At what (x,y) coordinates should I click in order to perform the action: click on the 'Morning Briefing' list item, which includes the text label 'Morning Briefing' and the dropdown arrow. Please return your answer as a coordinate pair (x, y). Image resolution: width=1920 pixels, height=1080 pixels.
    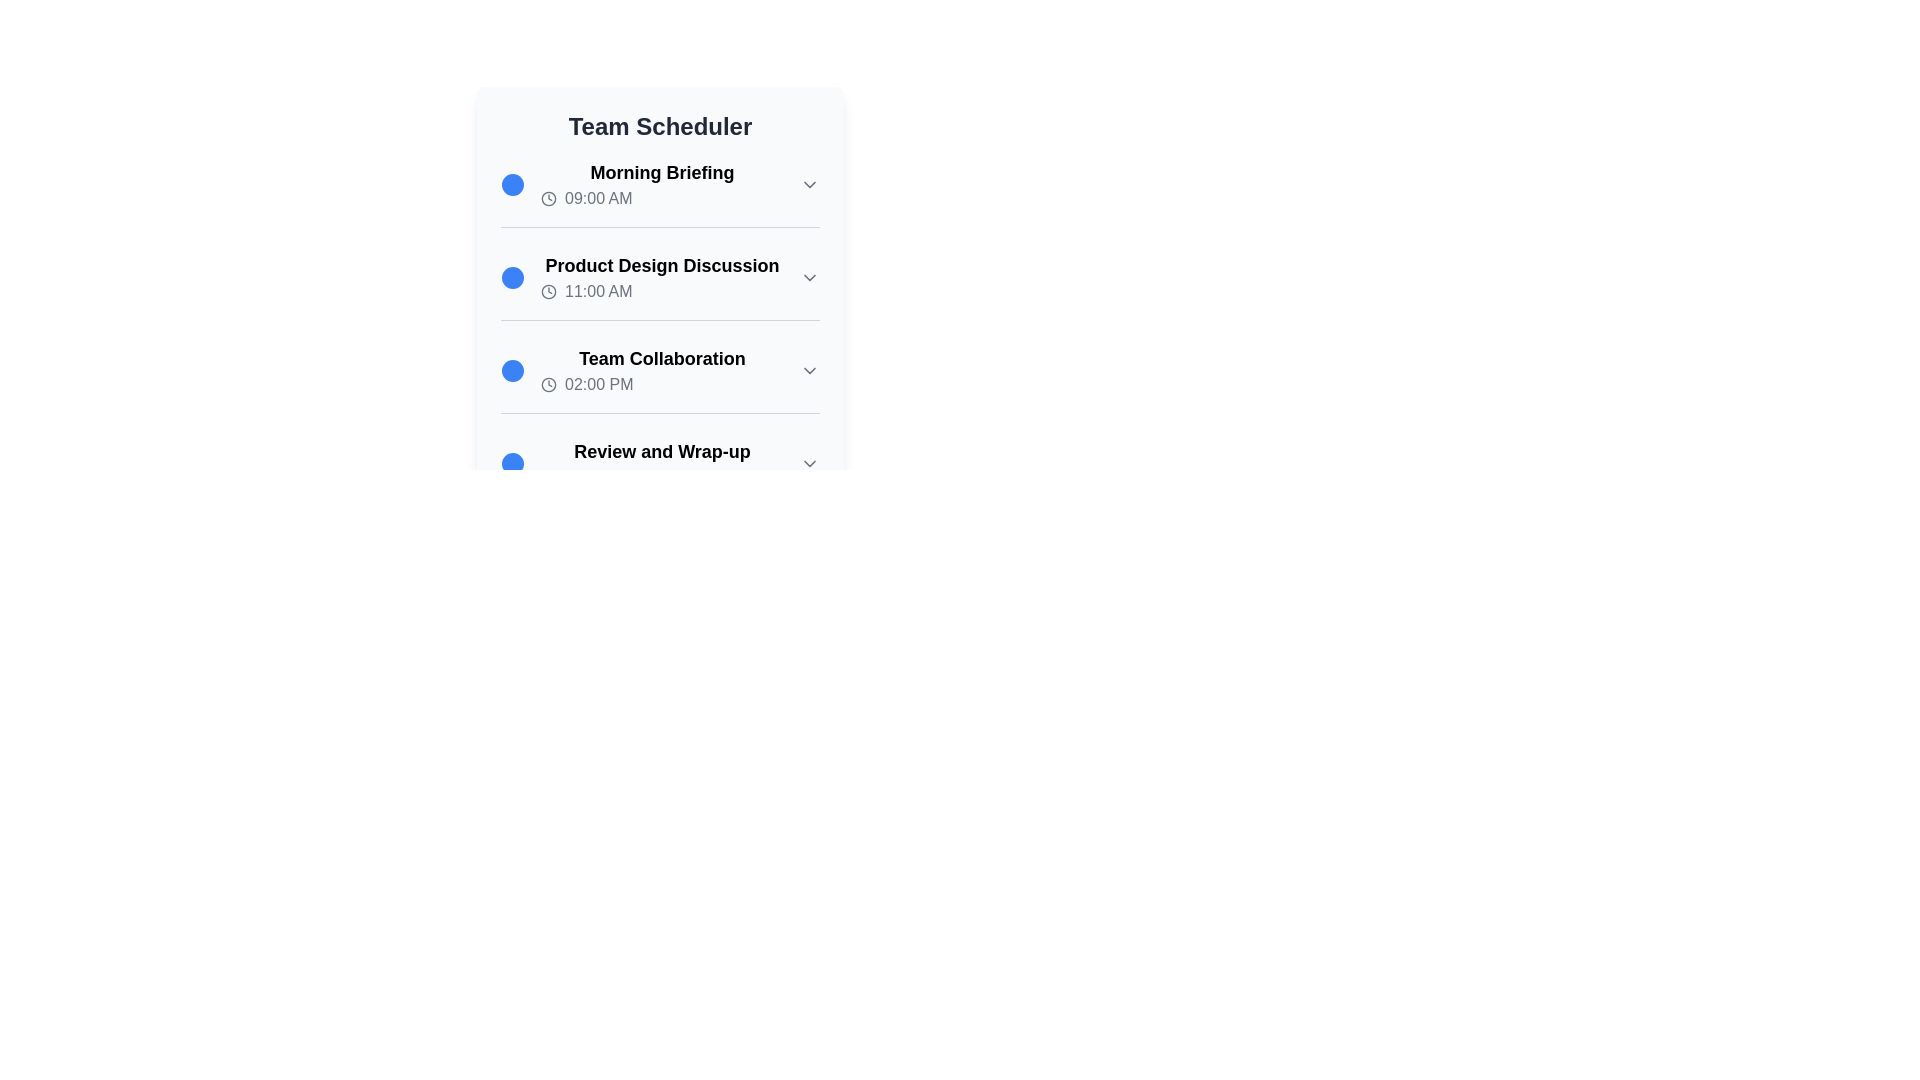
    Looking at the image, I should click on (660, 185).